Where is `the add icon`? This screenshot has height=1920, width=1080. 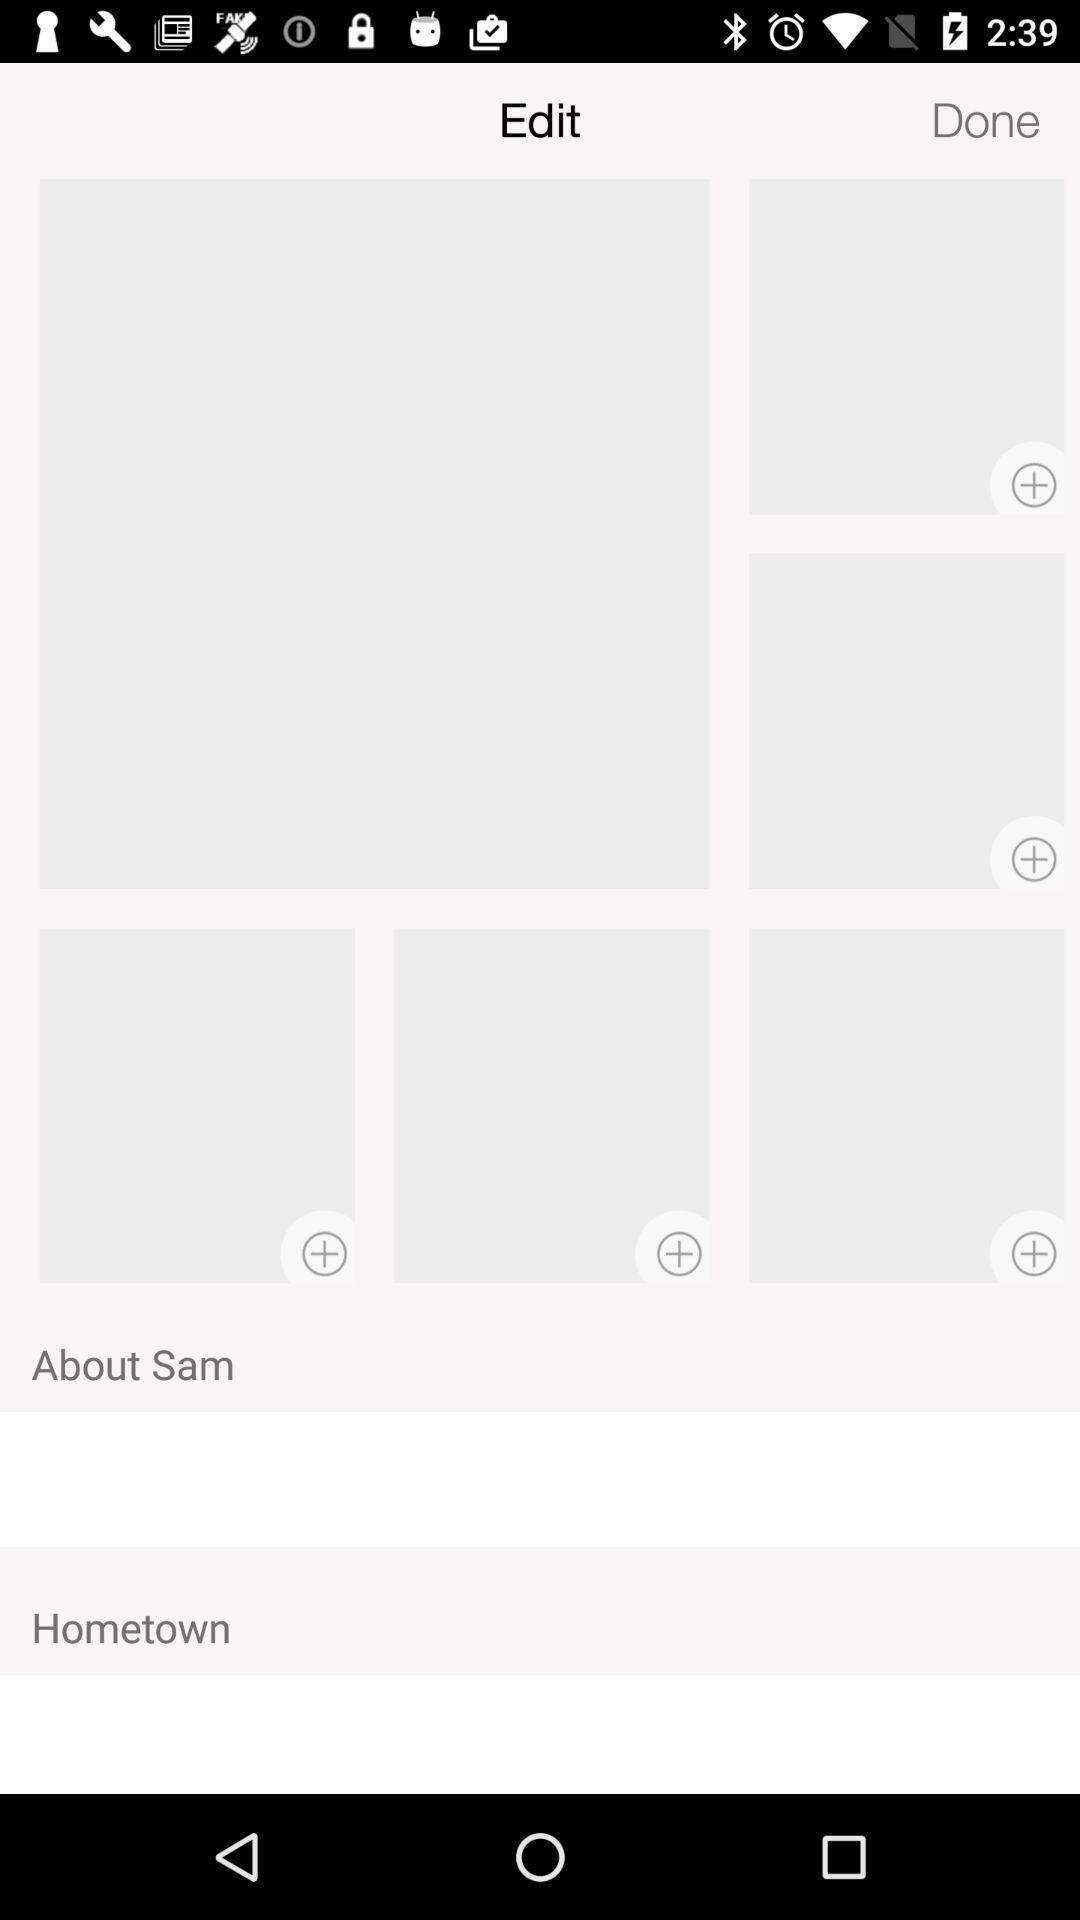
the add icon is located at coordinates (672, 1245).